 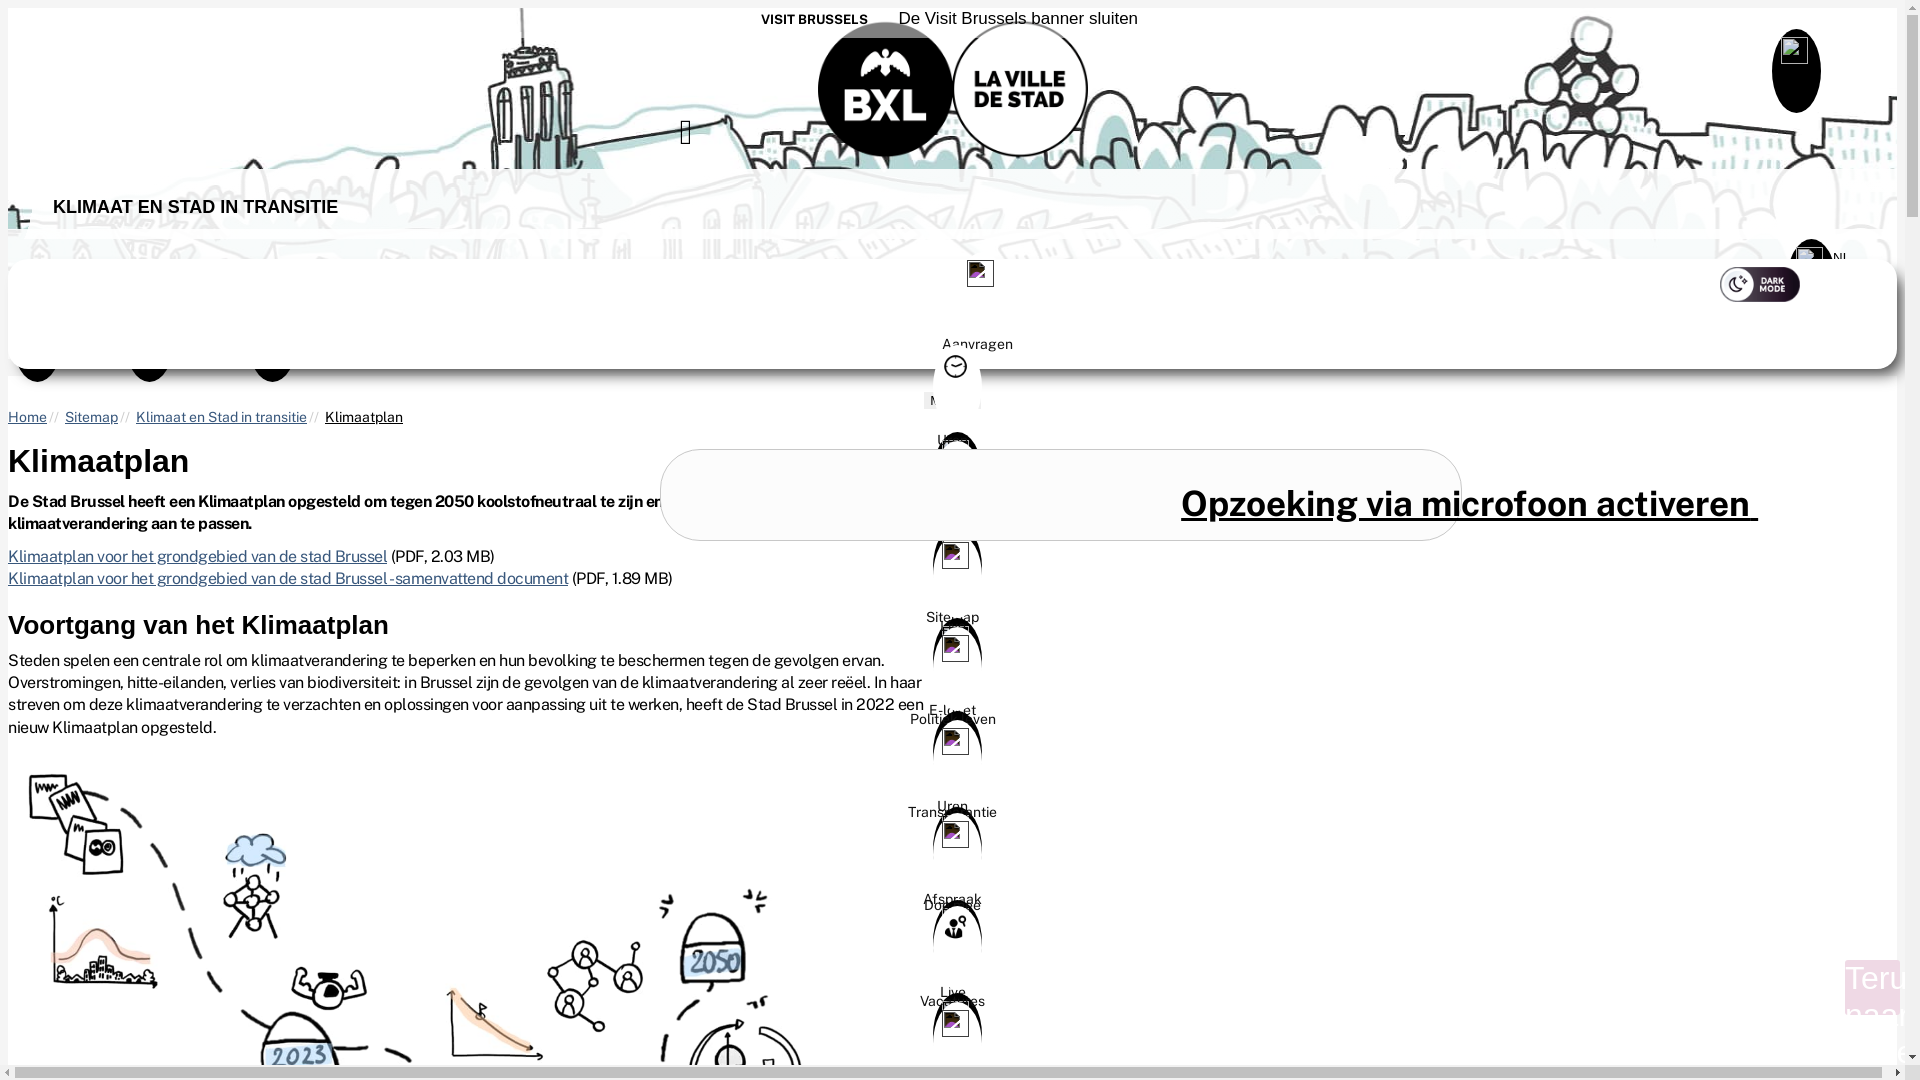 What do you see at coordinates (1032, 312) in the screenshot?
I see `'Aanvragen'` at bounding box center [1032, 312].